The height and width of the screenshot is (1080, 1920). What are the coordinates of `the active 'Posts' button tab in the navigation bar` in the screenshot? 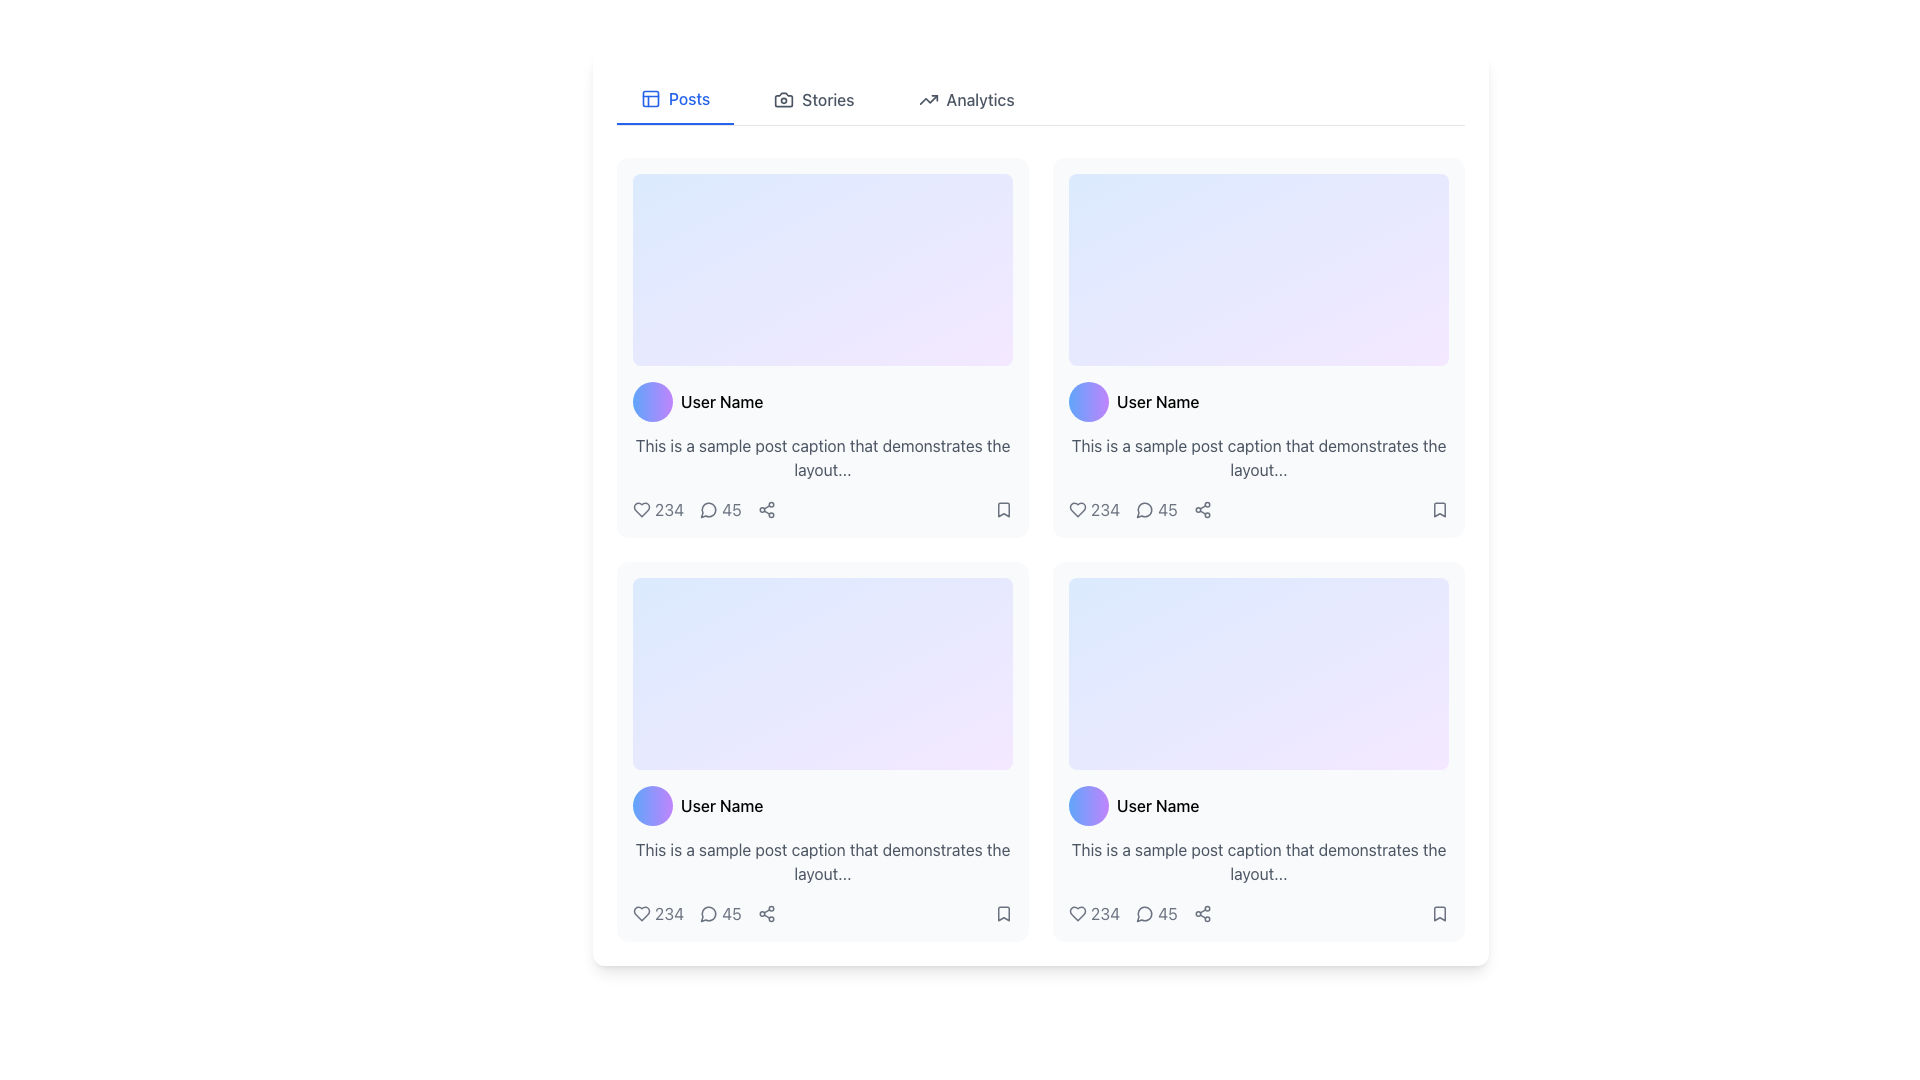 It's located at (675, 100).